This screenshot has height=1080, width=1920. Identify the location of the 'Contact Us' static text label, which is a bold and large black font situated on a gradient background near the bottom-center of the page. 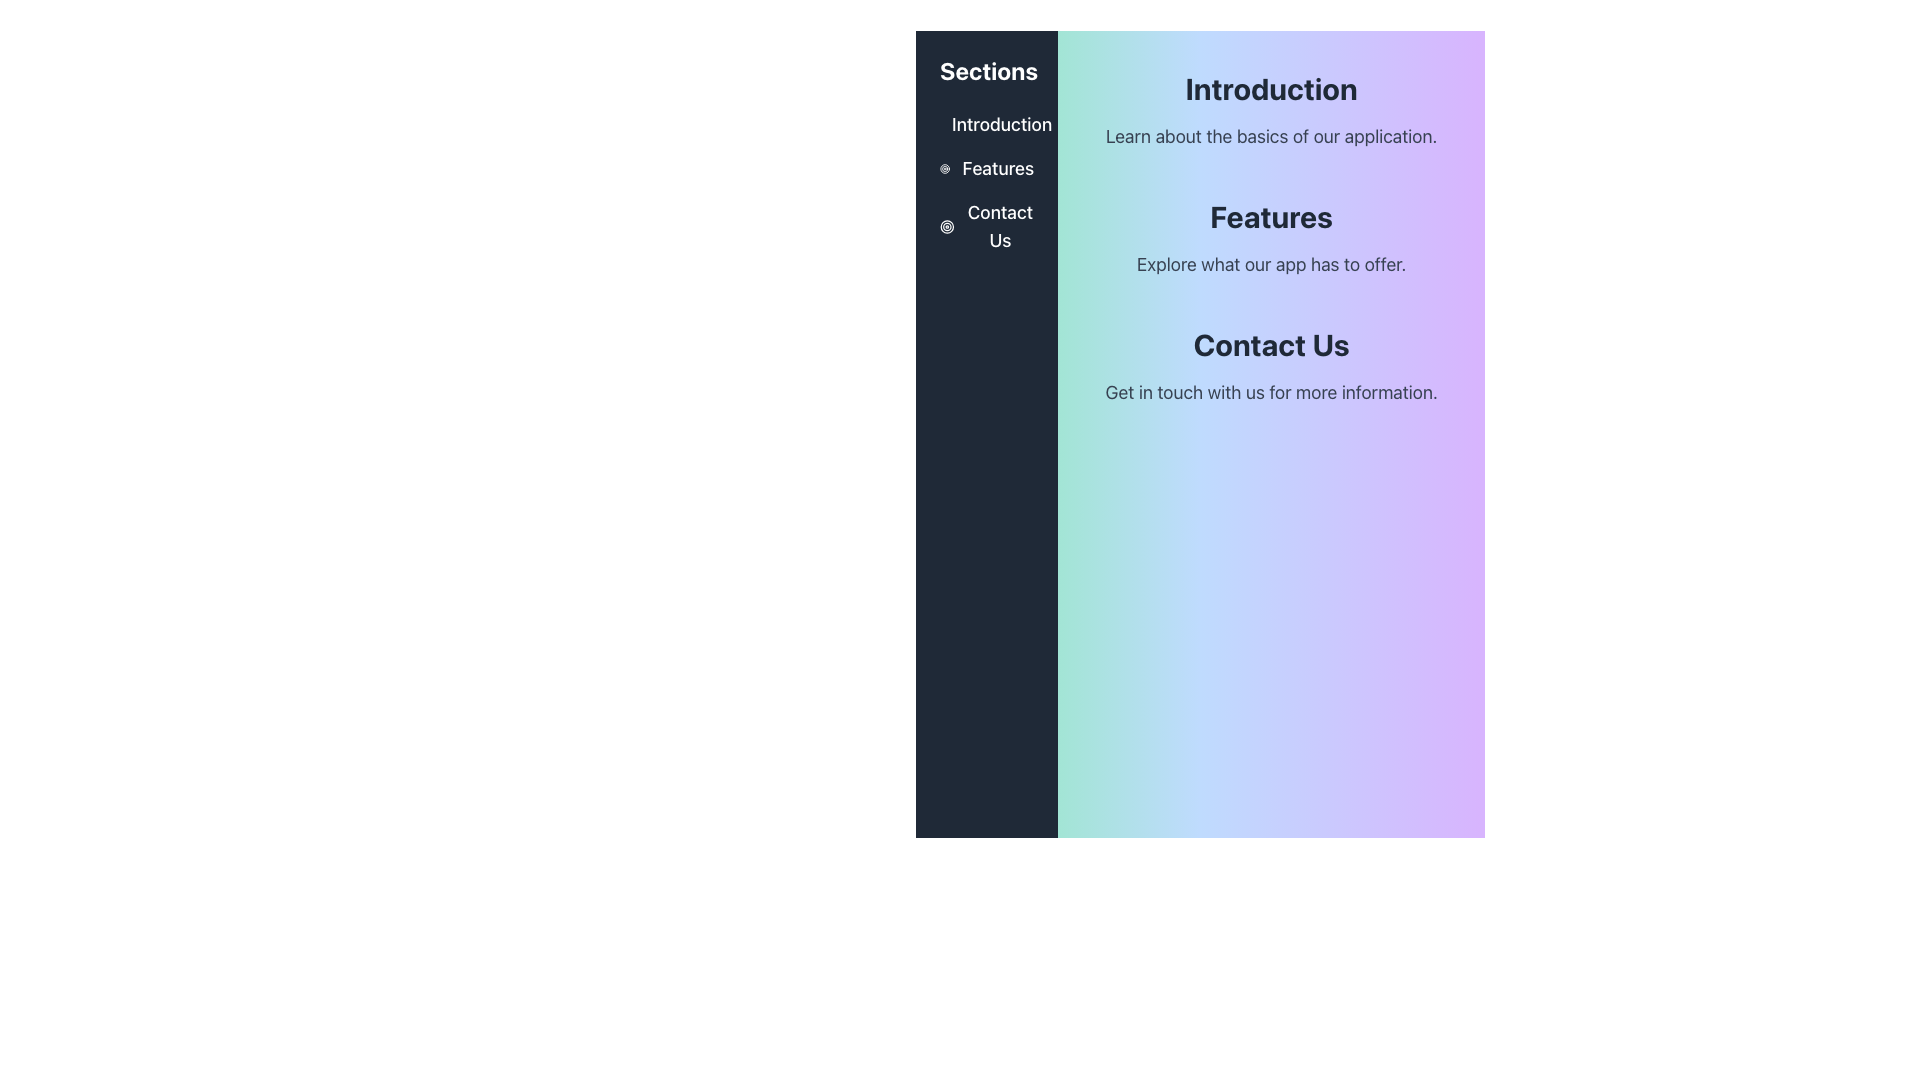
(1270, 343).